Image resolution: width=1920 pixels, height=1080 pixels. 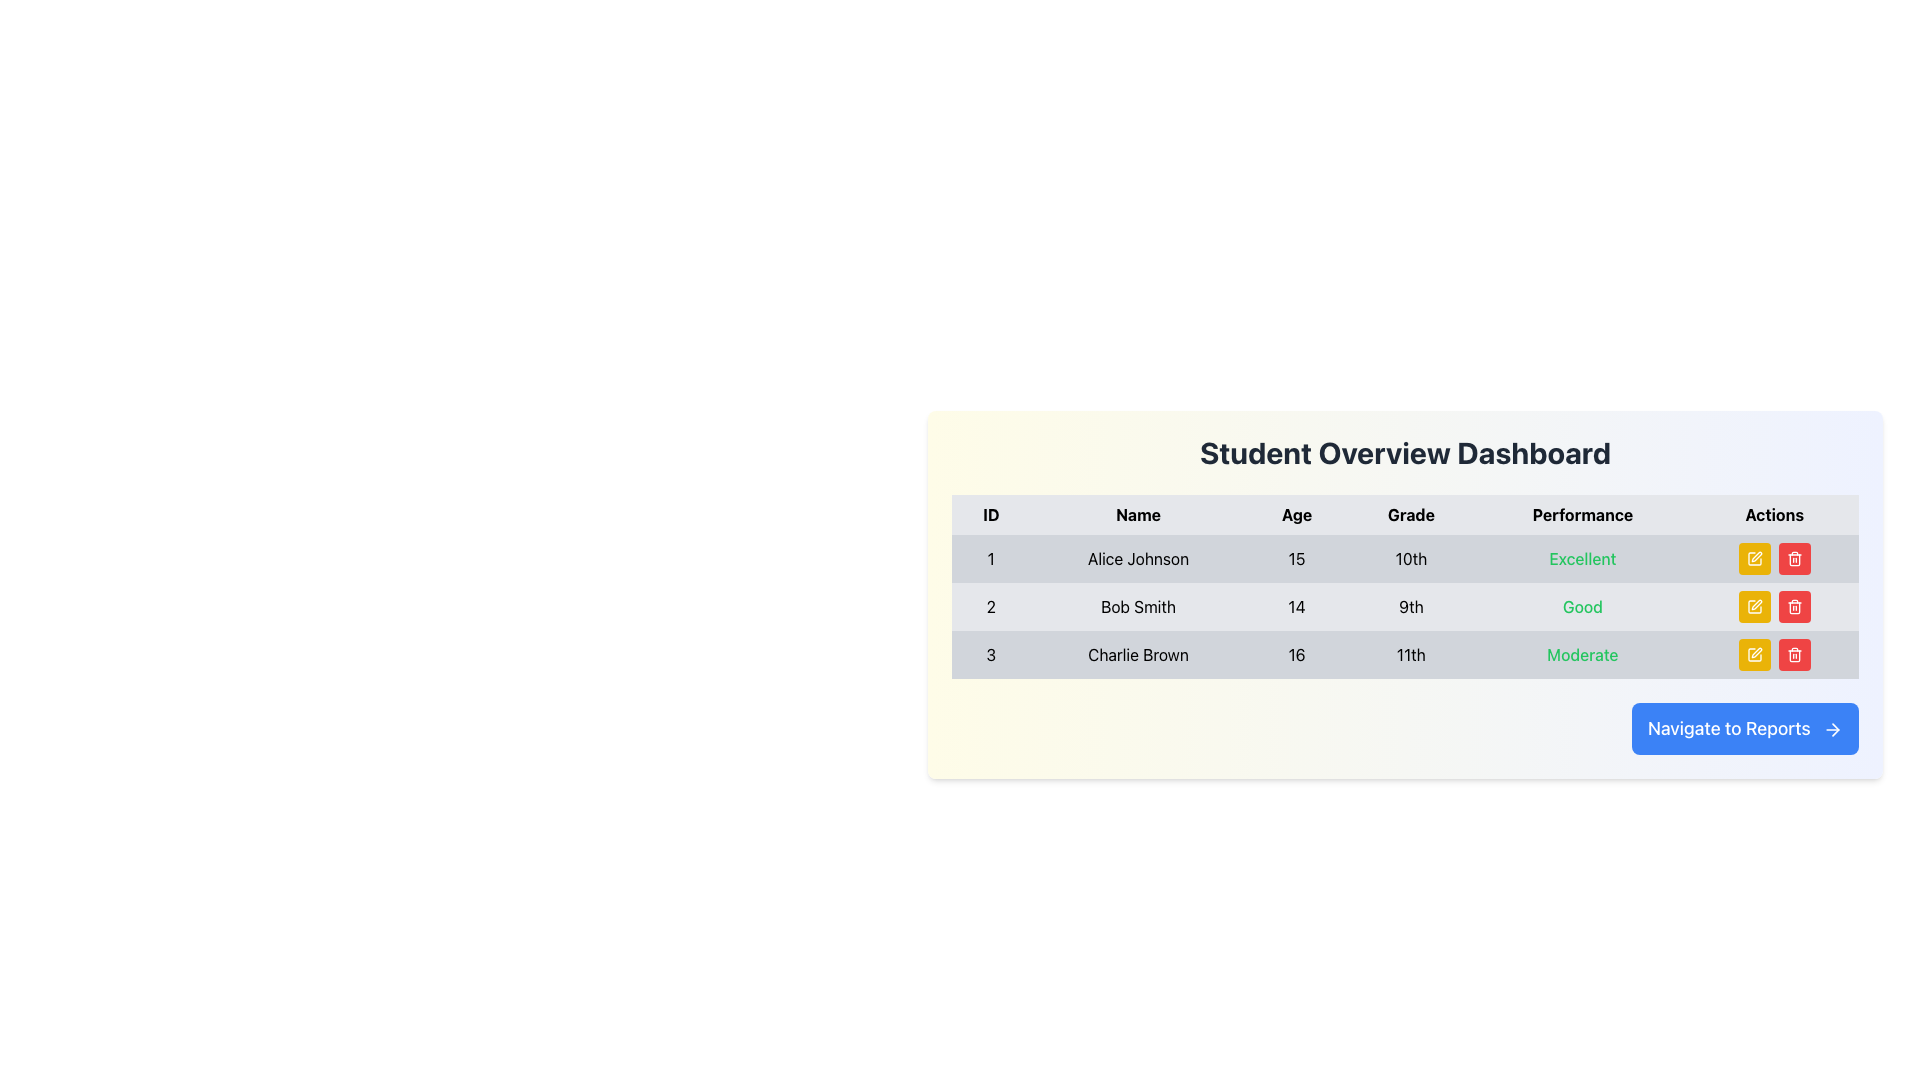 What do you see at coordinates (1794, 655) in the screenshot?
I see `the 'Delete' button (trash icon) located in the 'Actions' column of the third row in the 'Student Overview Dashboard' table` at bounding box center [1794, 655].